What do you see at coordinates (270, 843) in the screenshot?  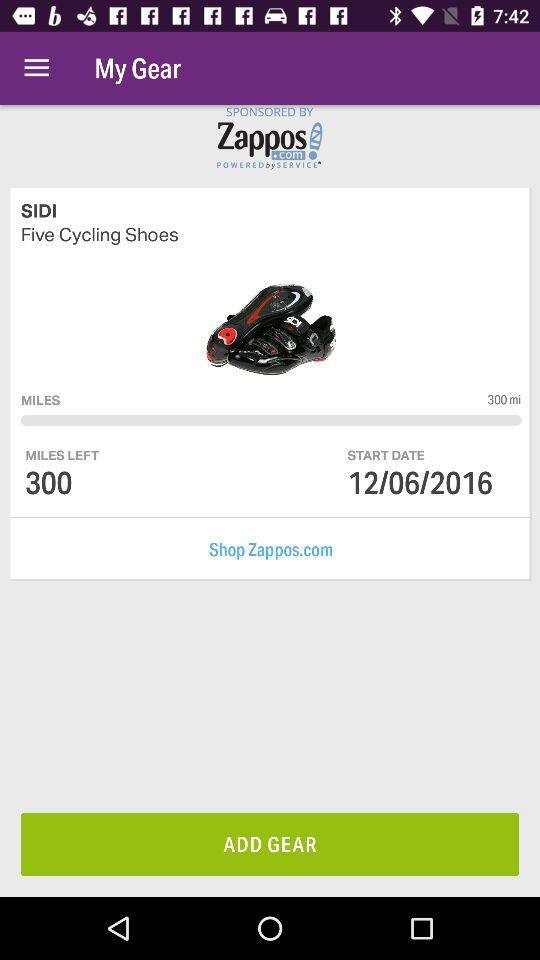 I see `add gear item` at bounding box center [270, 843].